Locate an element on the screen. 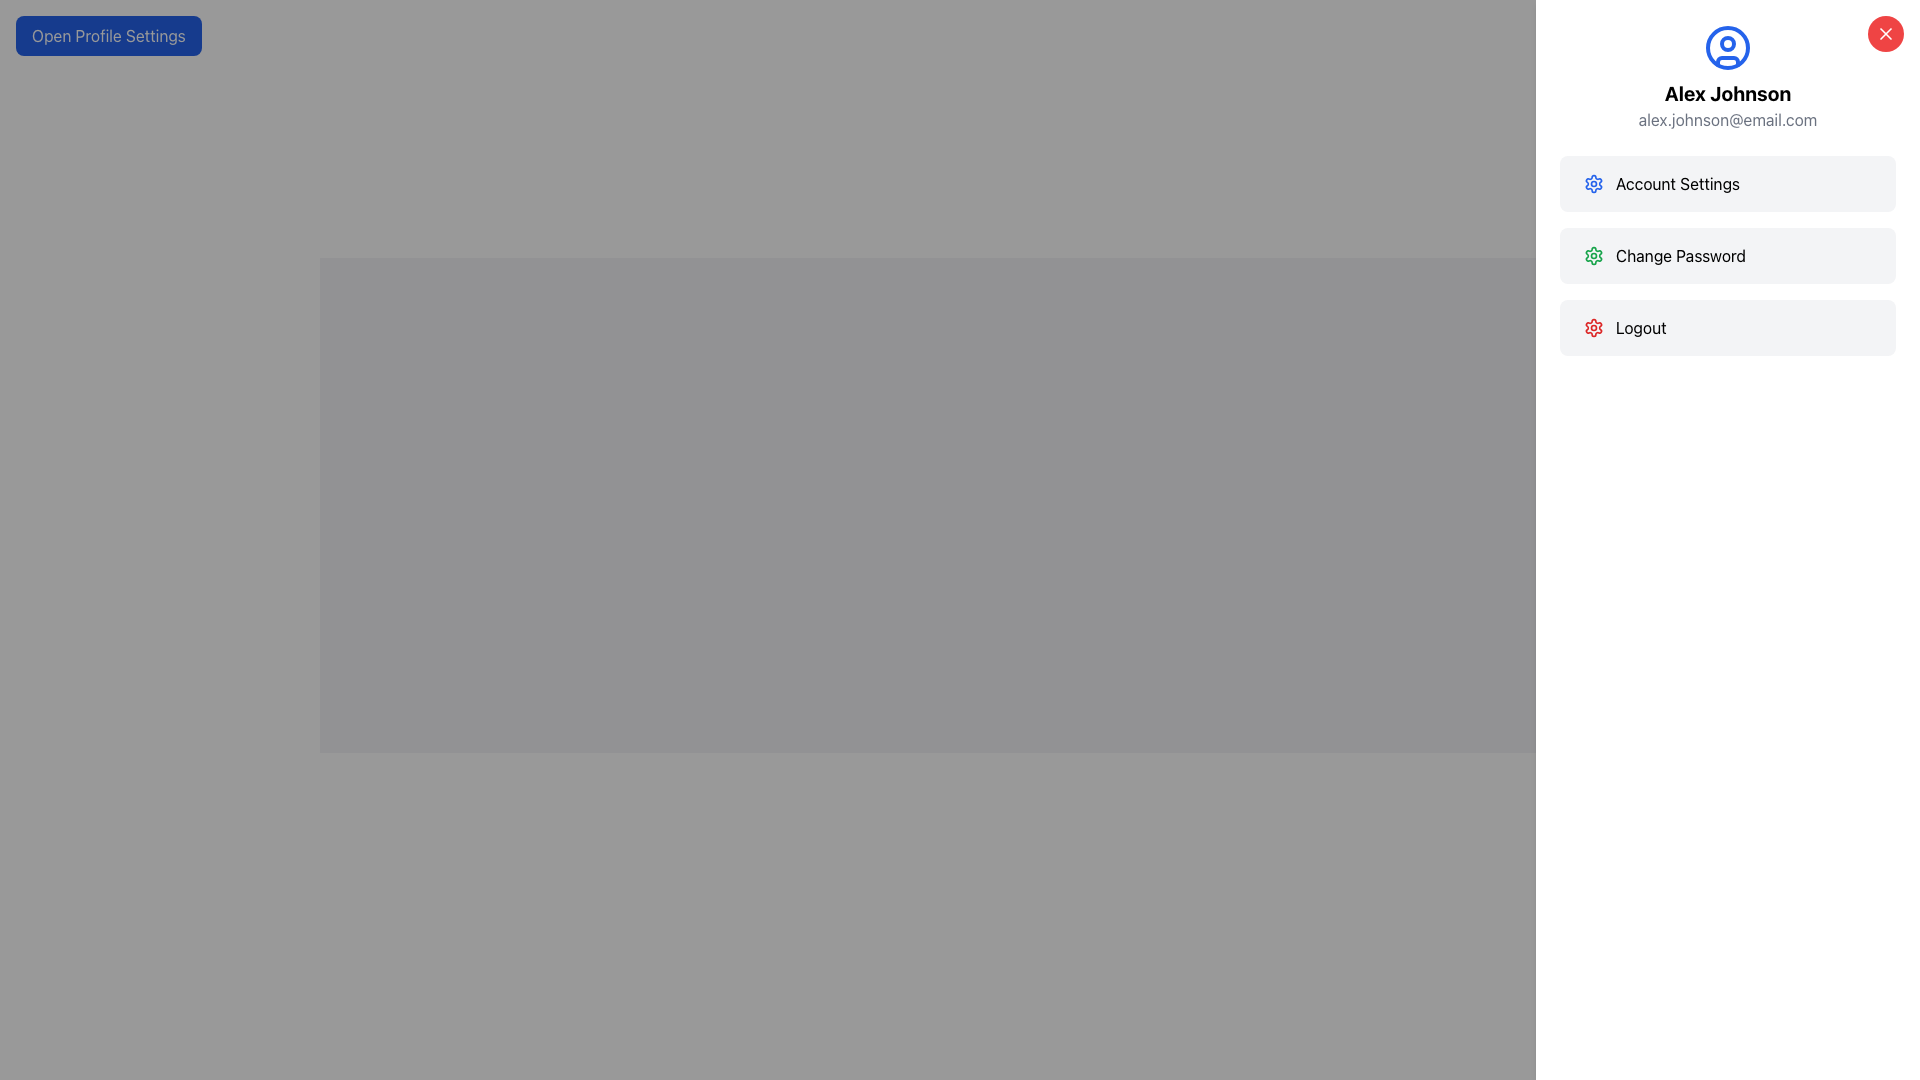  the close ('X') icon located within the circular red button in the upper-right corner of the white panel is located at coordinates (1885, 34).